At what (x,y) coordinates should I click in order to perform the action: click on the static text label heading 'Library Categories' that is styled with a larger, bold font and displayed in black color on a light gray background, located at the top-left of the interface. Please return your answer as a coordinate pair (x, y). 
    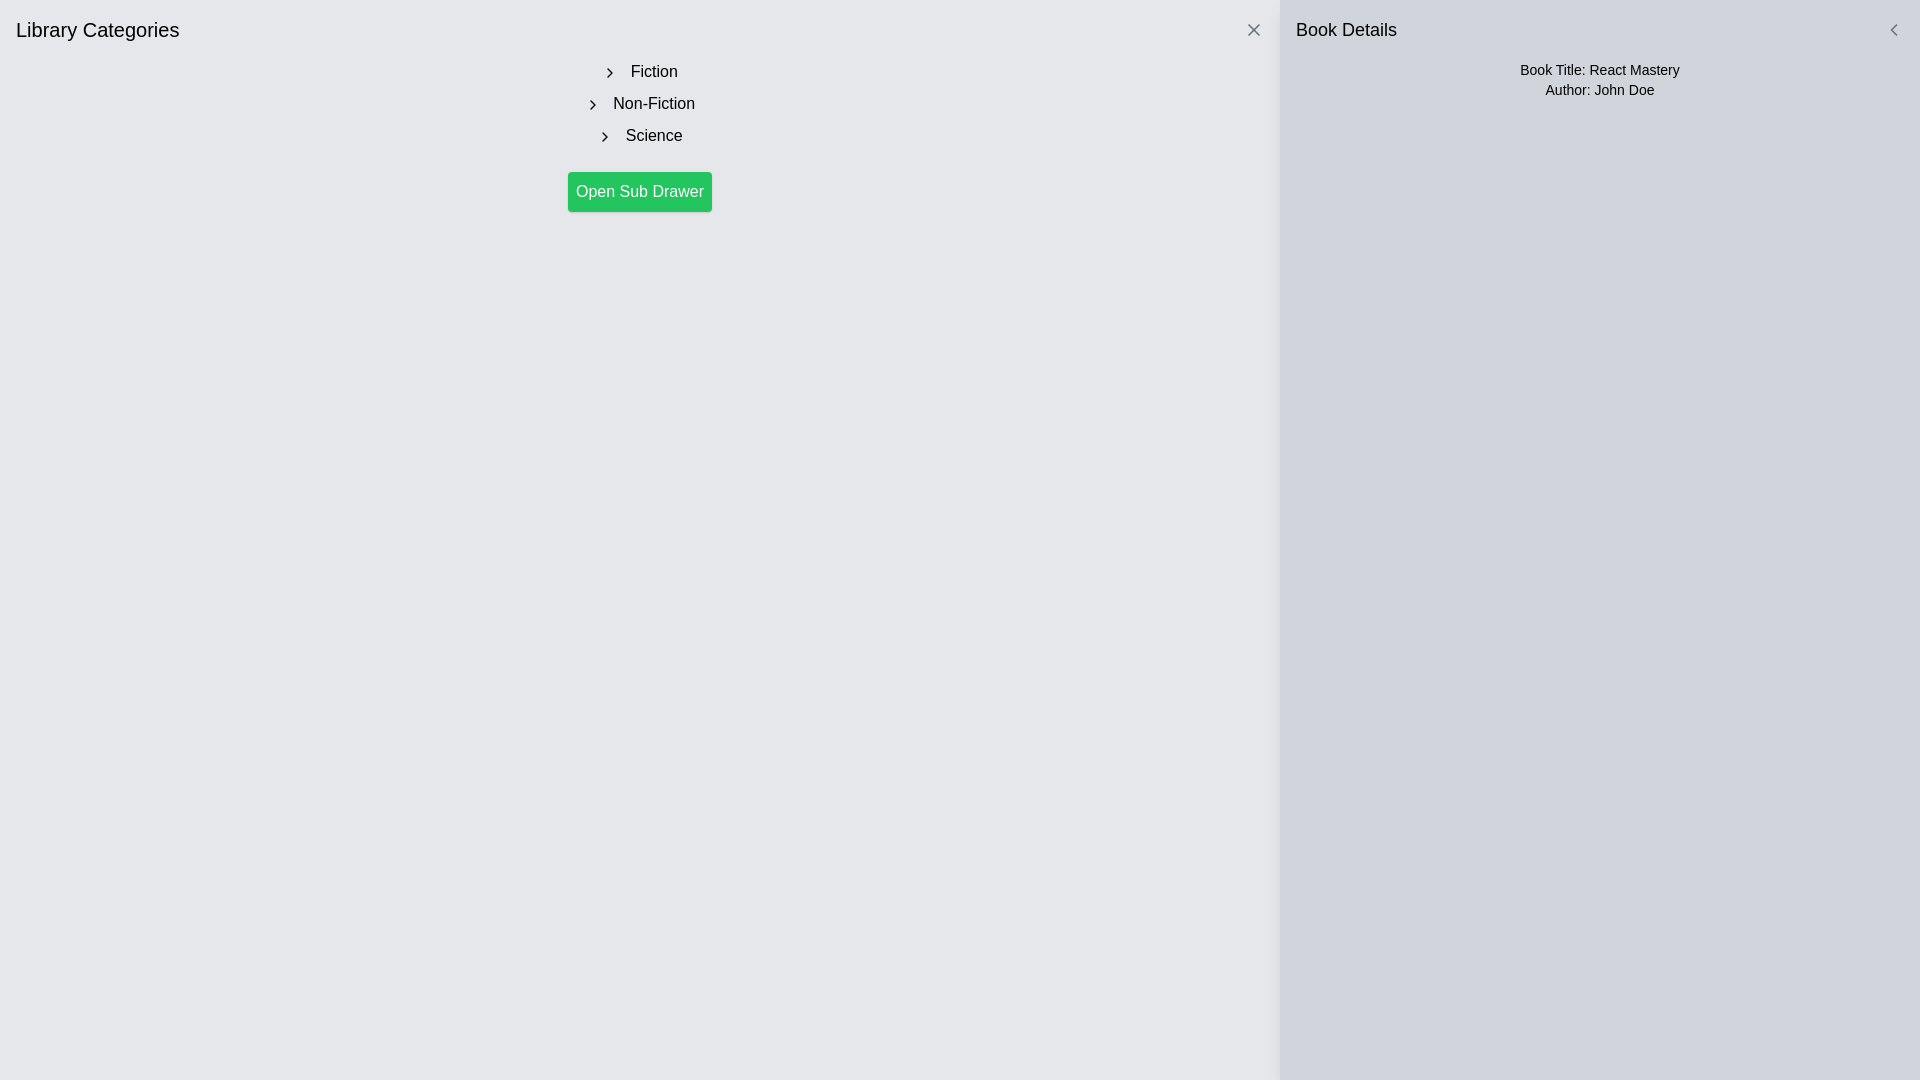
    Looking at the image, I should click on (96, 30).